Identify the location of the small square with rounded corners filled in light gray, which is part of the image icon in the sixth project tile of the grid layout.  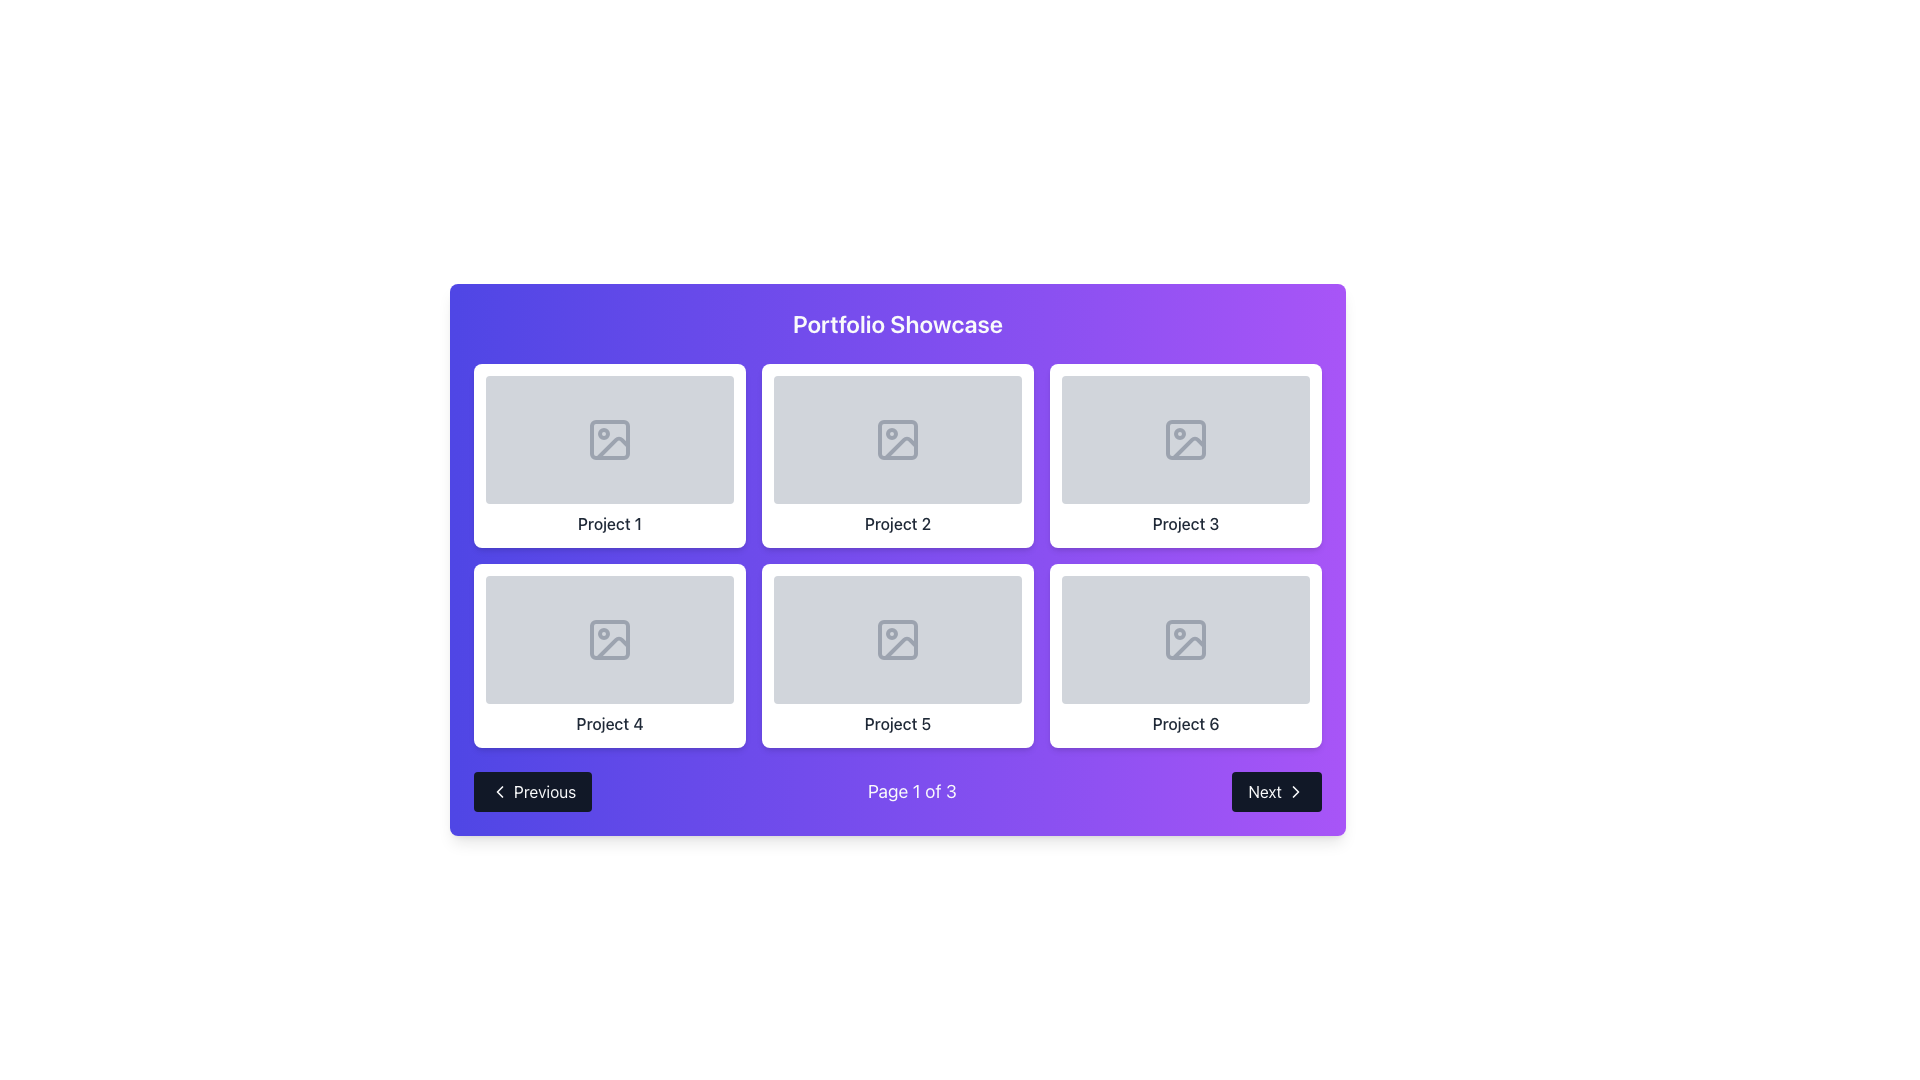
(1185, 640).